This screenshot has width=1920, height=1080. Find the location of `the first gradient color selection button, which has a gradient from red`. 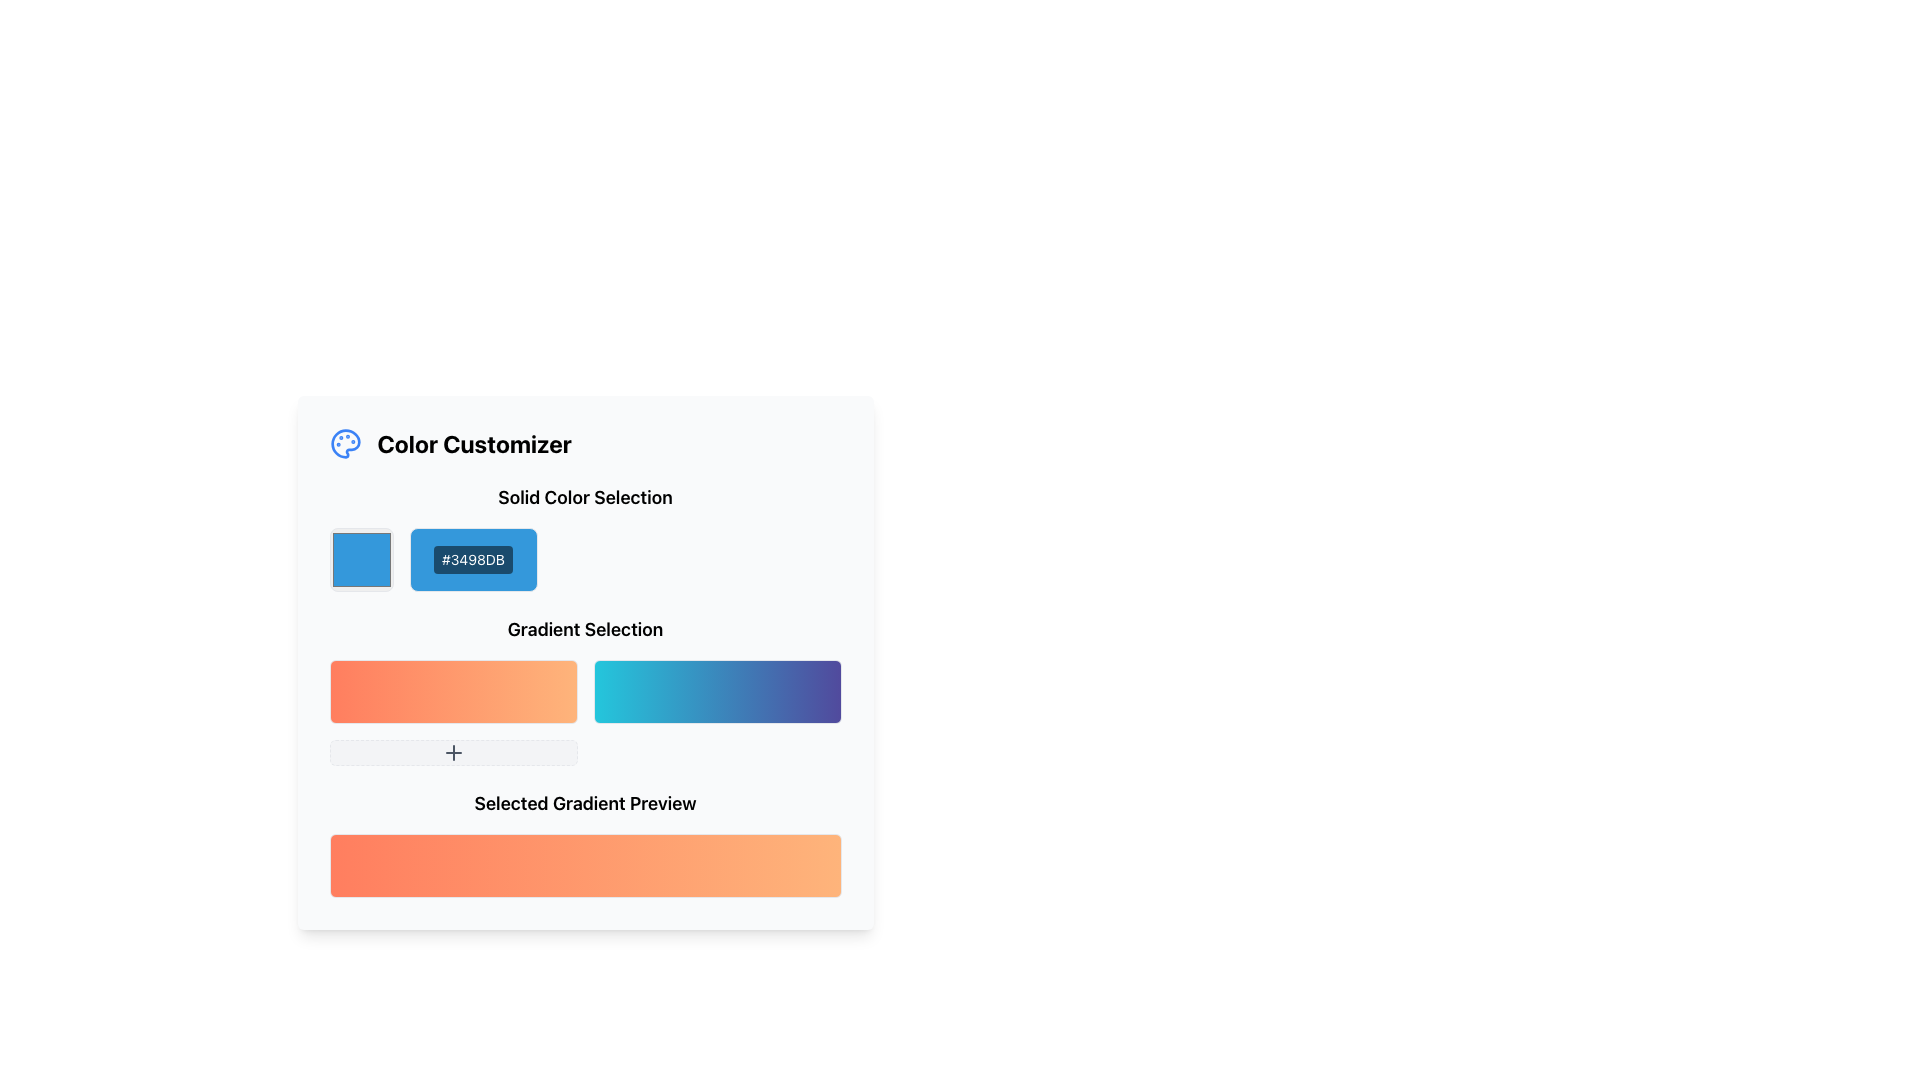

the first gradient color selection button, which has a gradient from red is located at coordinates (452, 690).